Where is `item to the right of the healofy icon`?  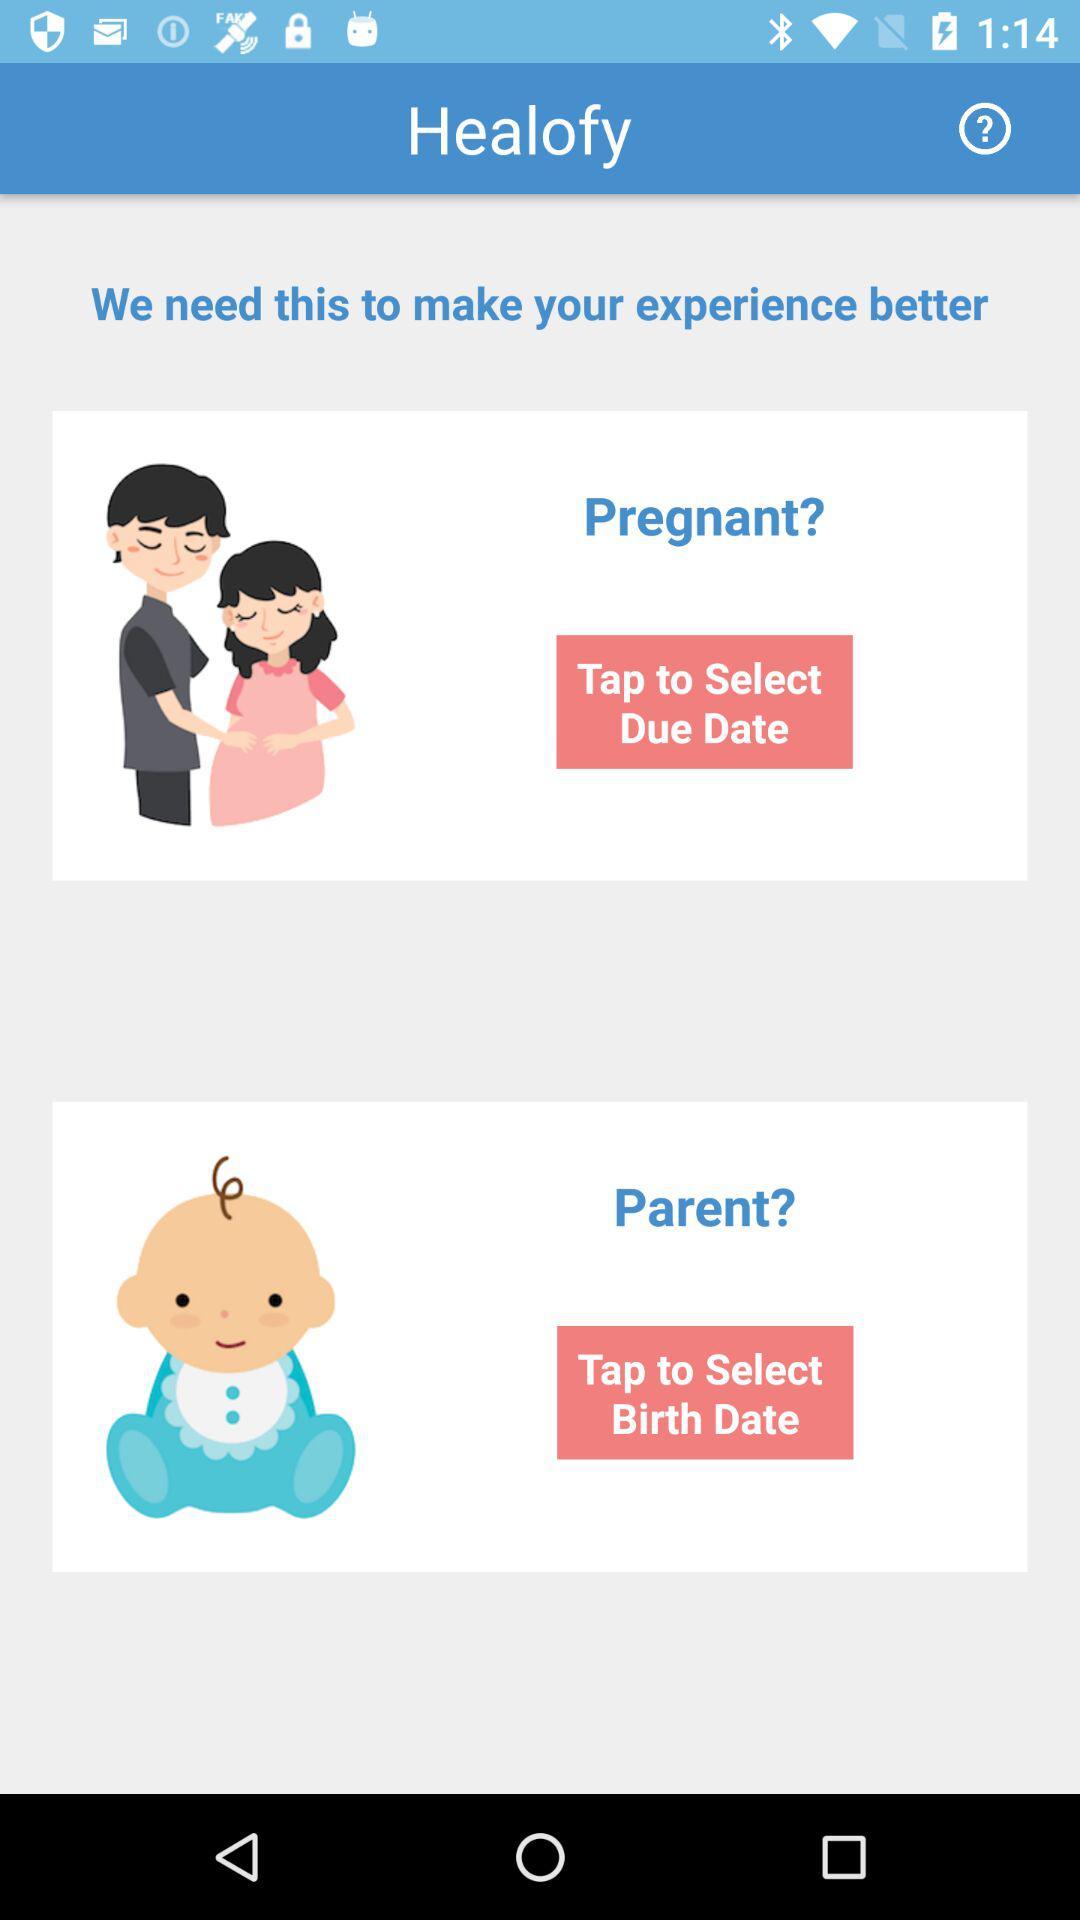 item to the right of the healofy icon is located at coordinates (984, 127).